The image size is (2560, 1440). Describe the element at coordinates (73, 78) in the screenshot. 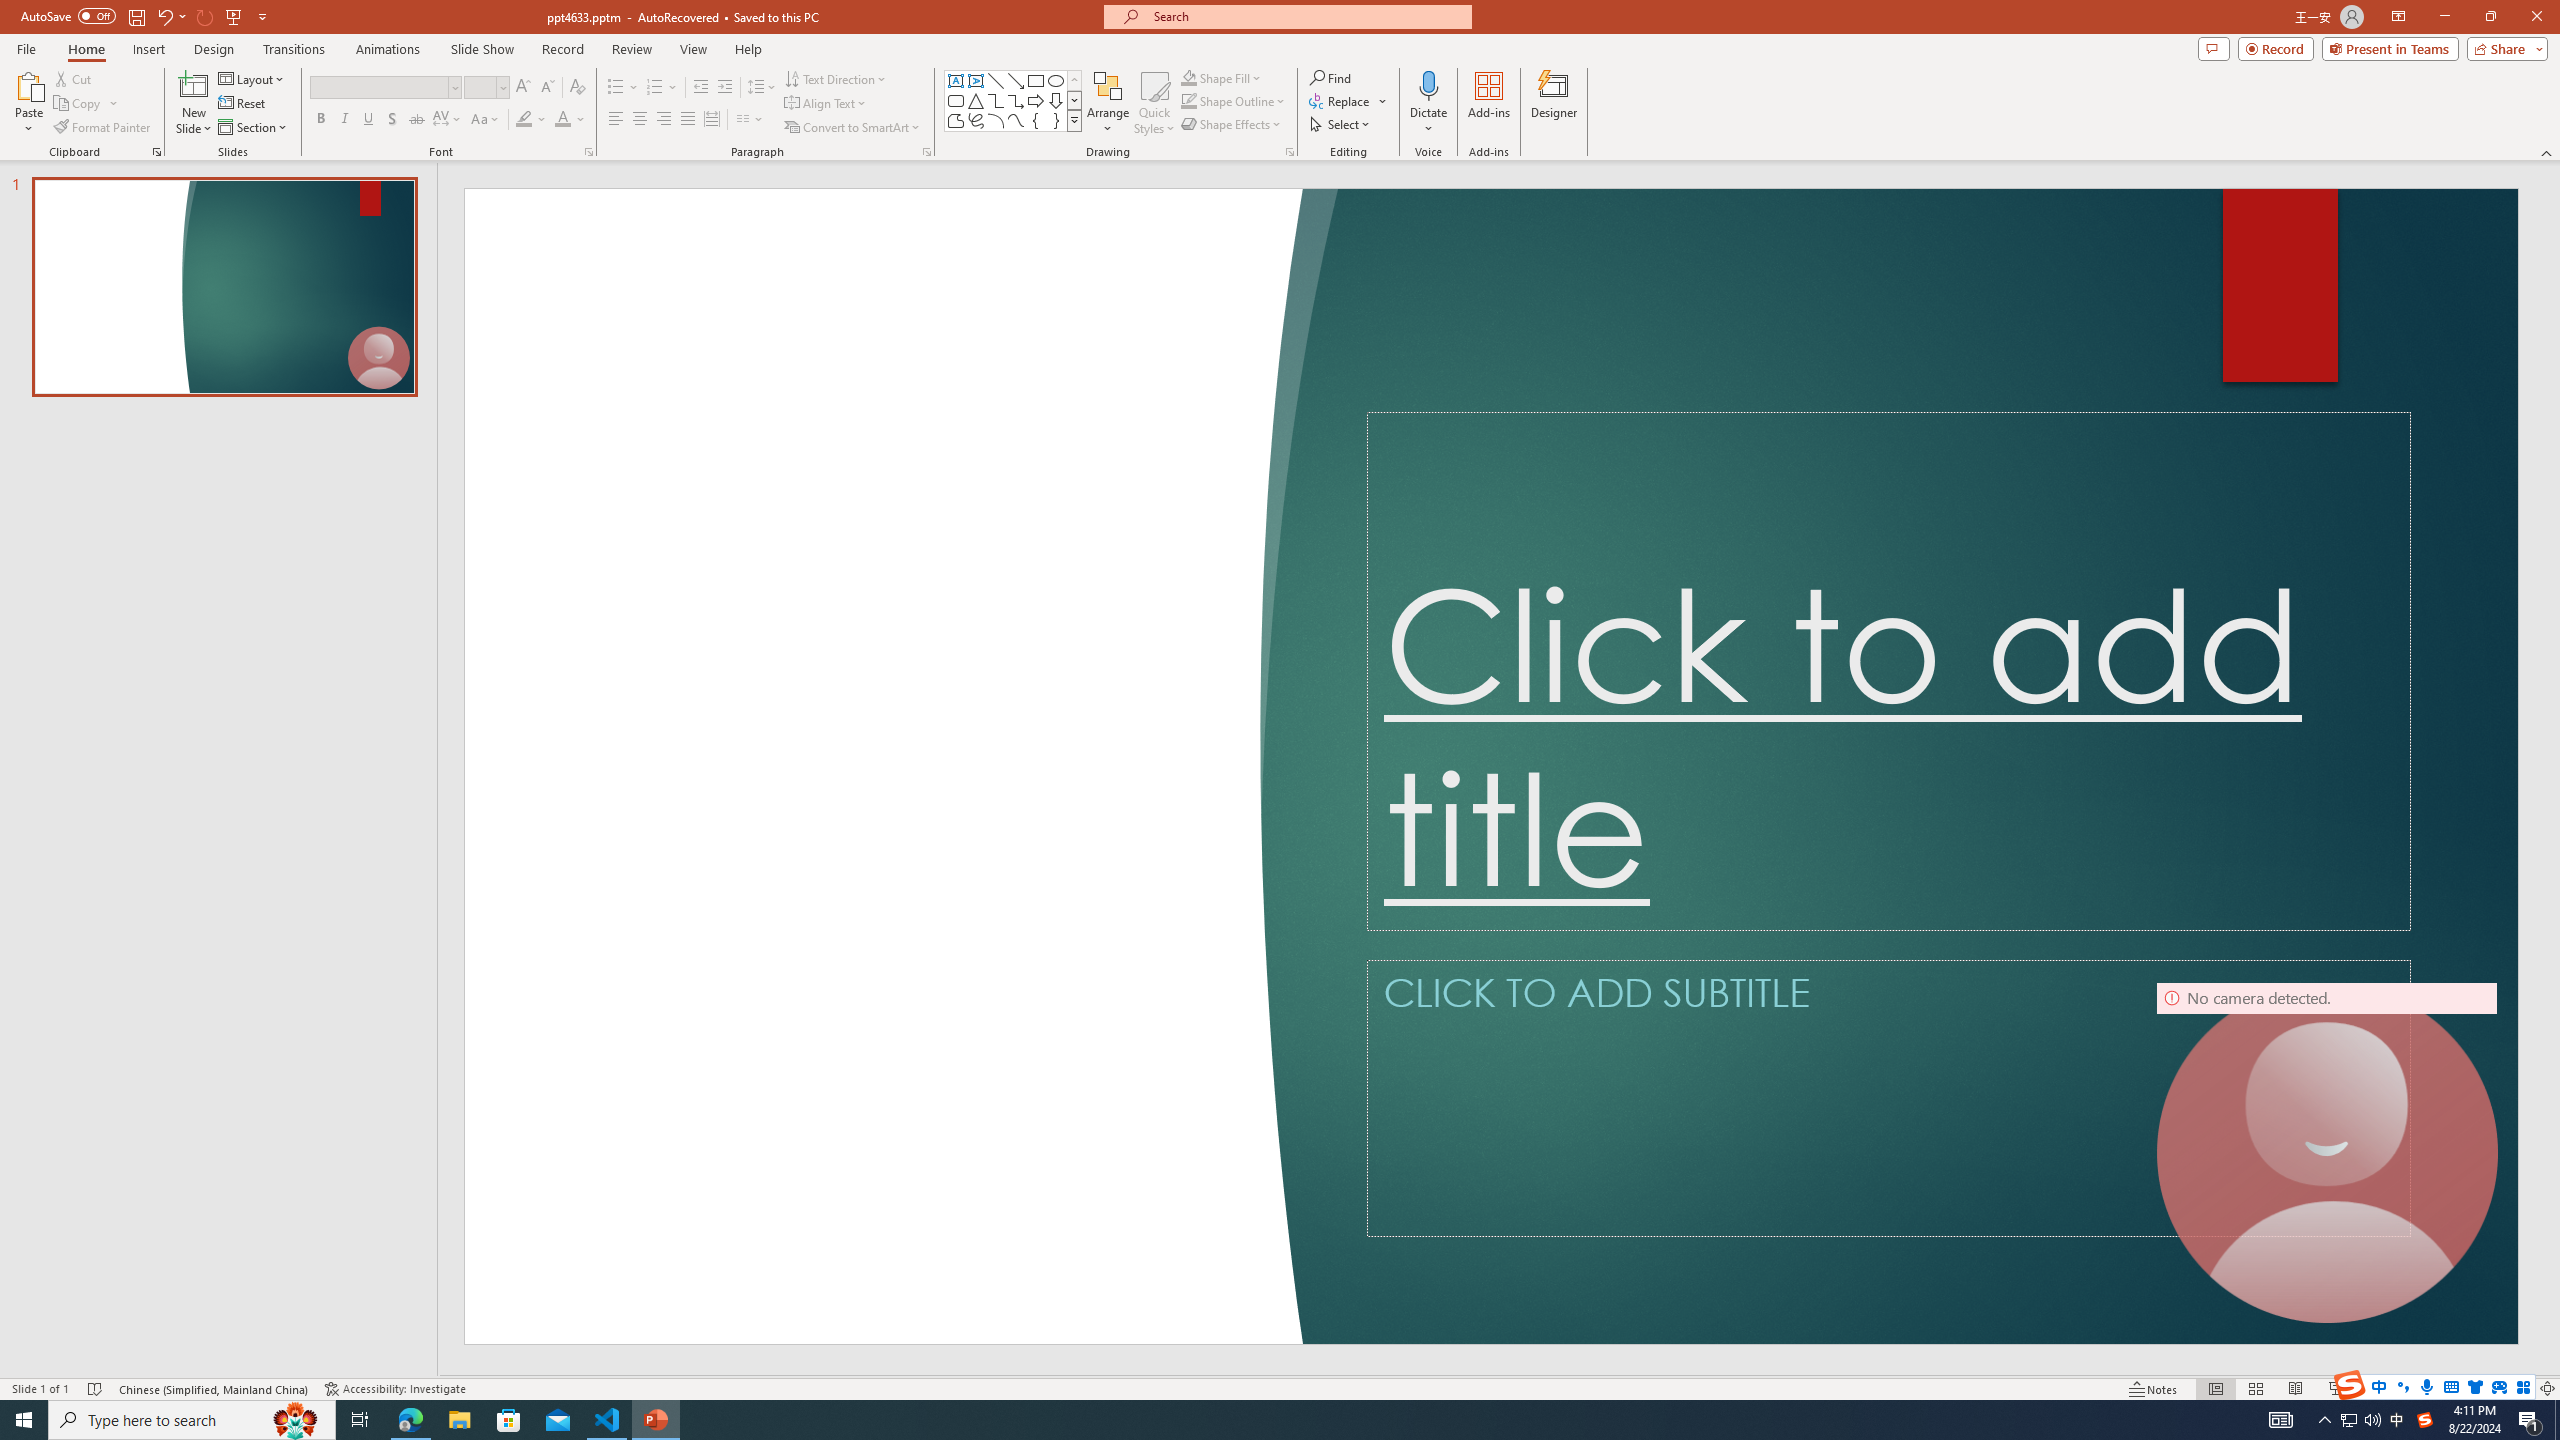

I see `'Cut'` at that location.